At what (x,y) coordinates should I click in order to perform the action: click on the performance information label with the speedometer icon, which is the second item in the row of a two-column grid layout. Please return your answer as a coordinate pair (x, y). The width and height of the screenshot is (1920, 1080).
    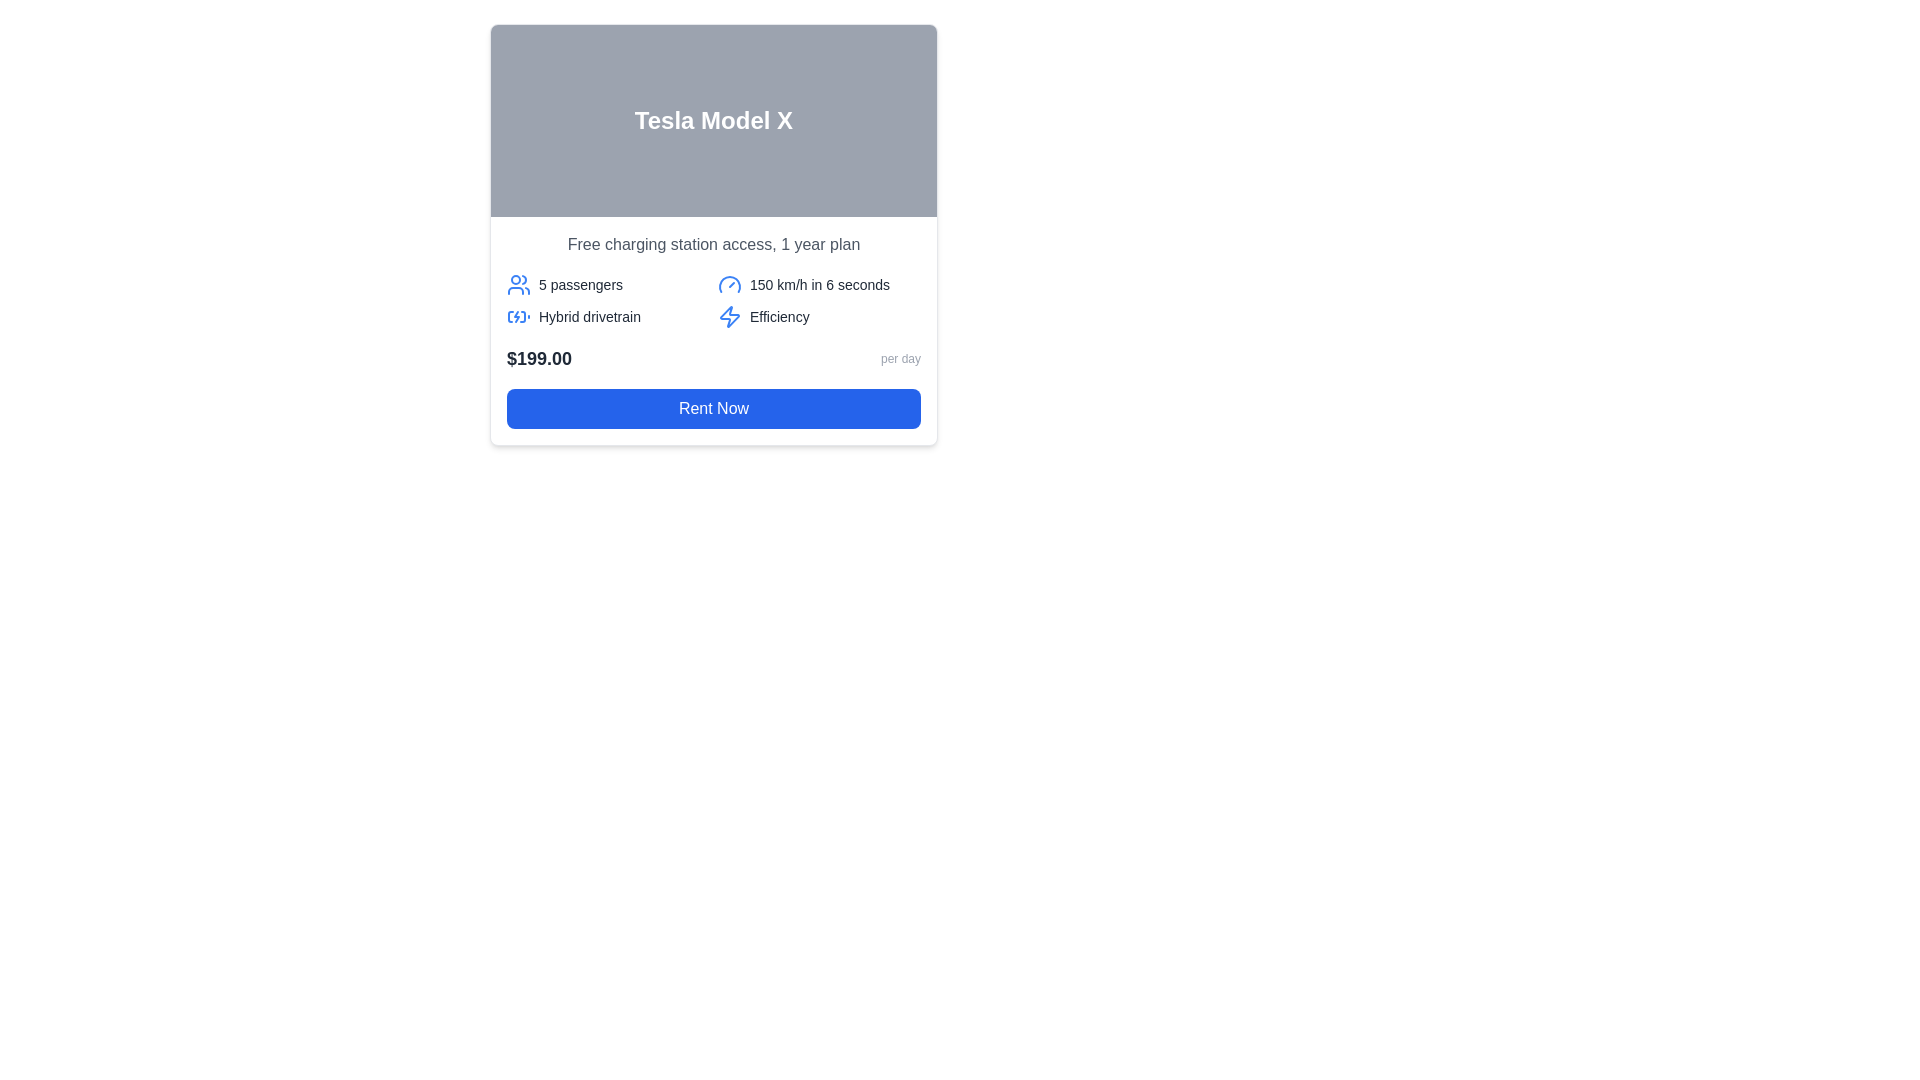
    Looking at the image, I should click on (819, 285).